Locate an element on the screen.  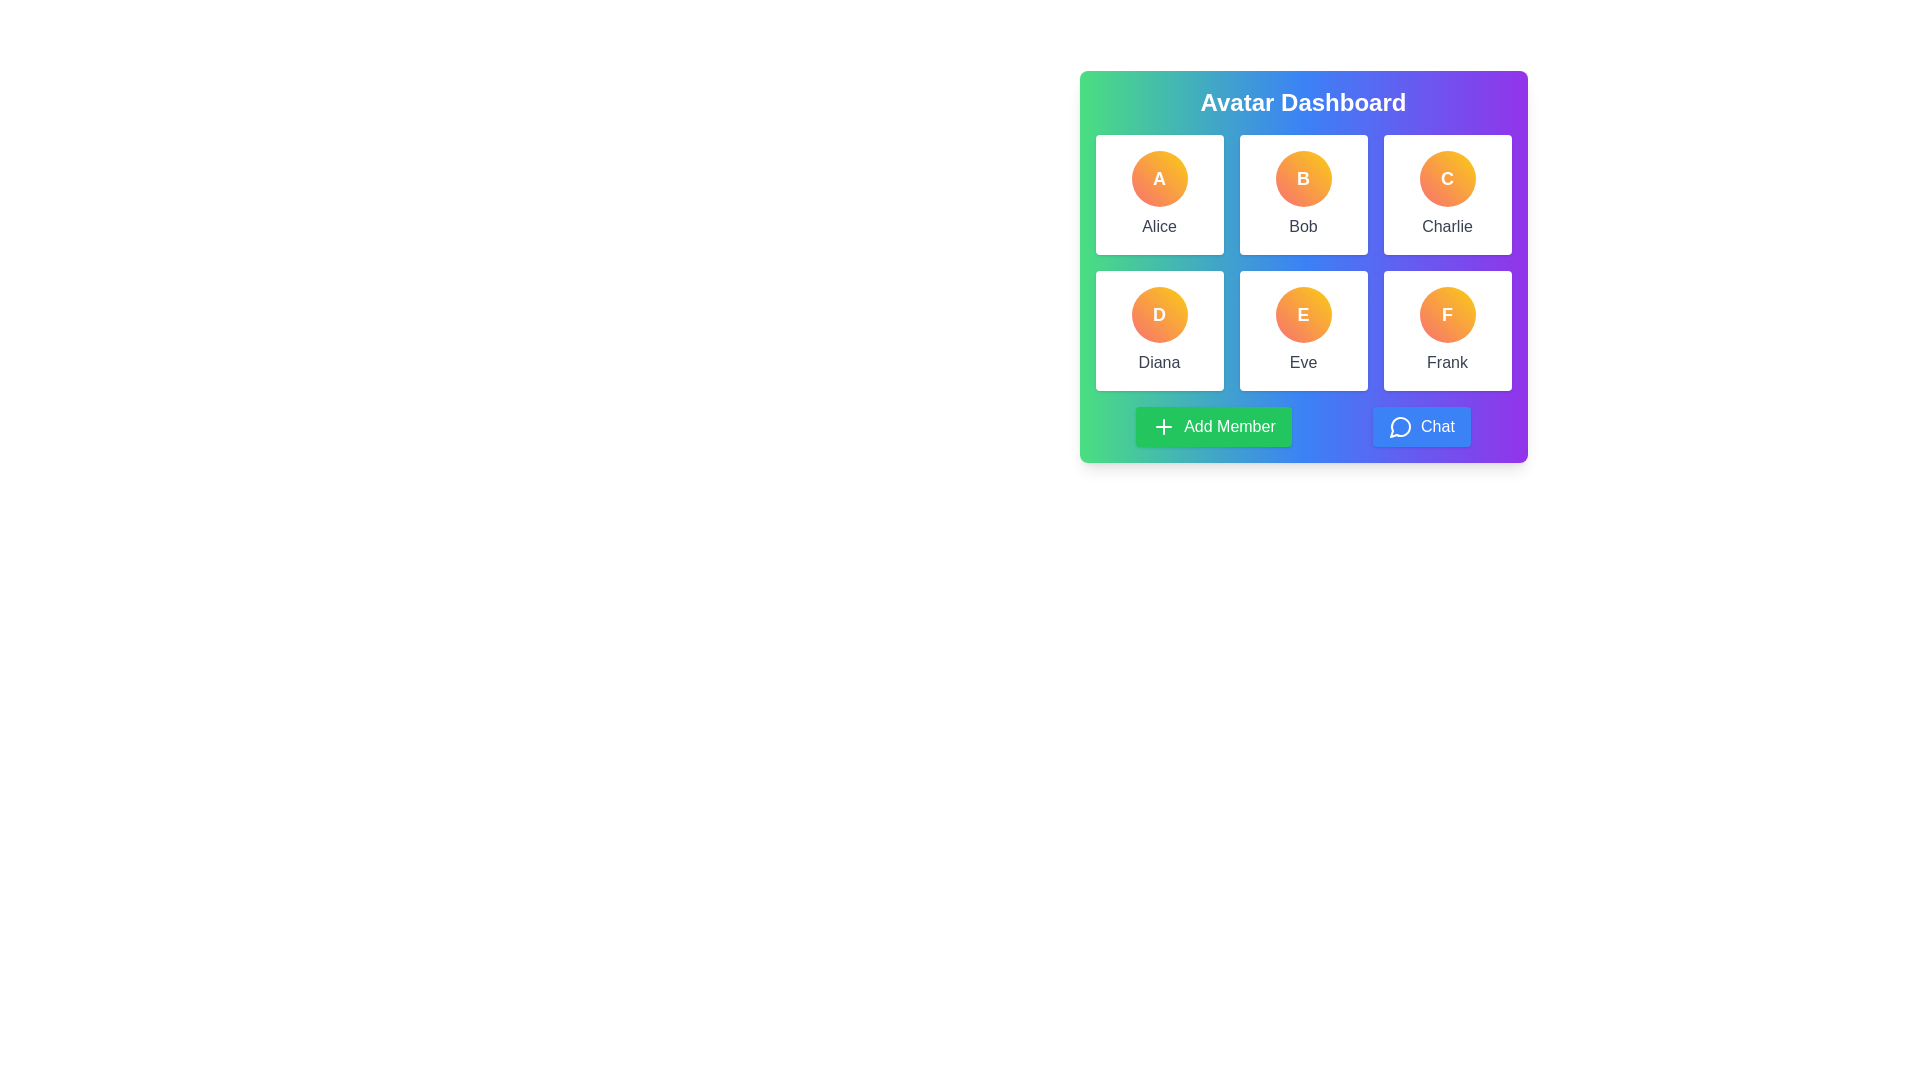
the avatar in the user dashboard is located at coordinates (1303, 261).